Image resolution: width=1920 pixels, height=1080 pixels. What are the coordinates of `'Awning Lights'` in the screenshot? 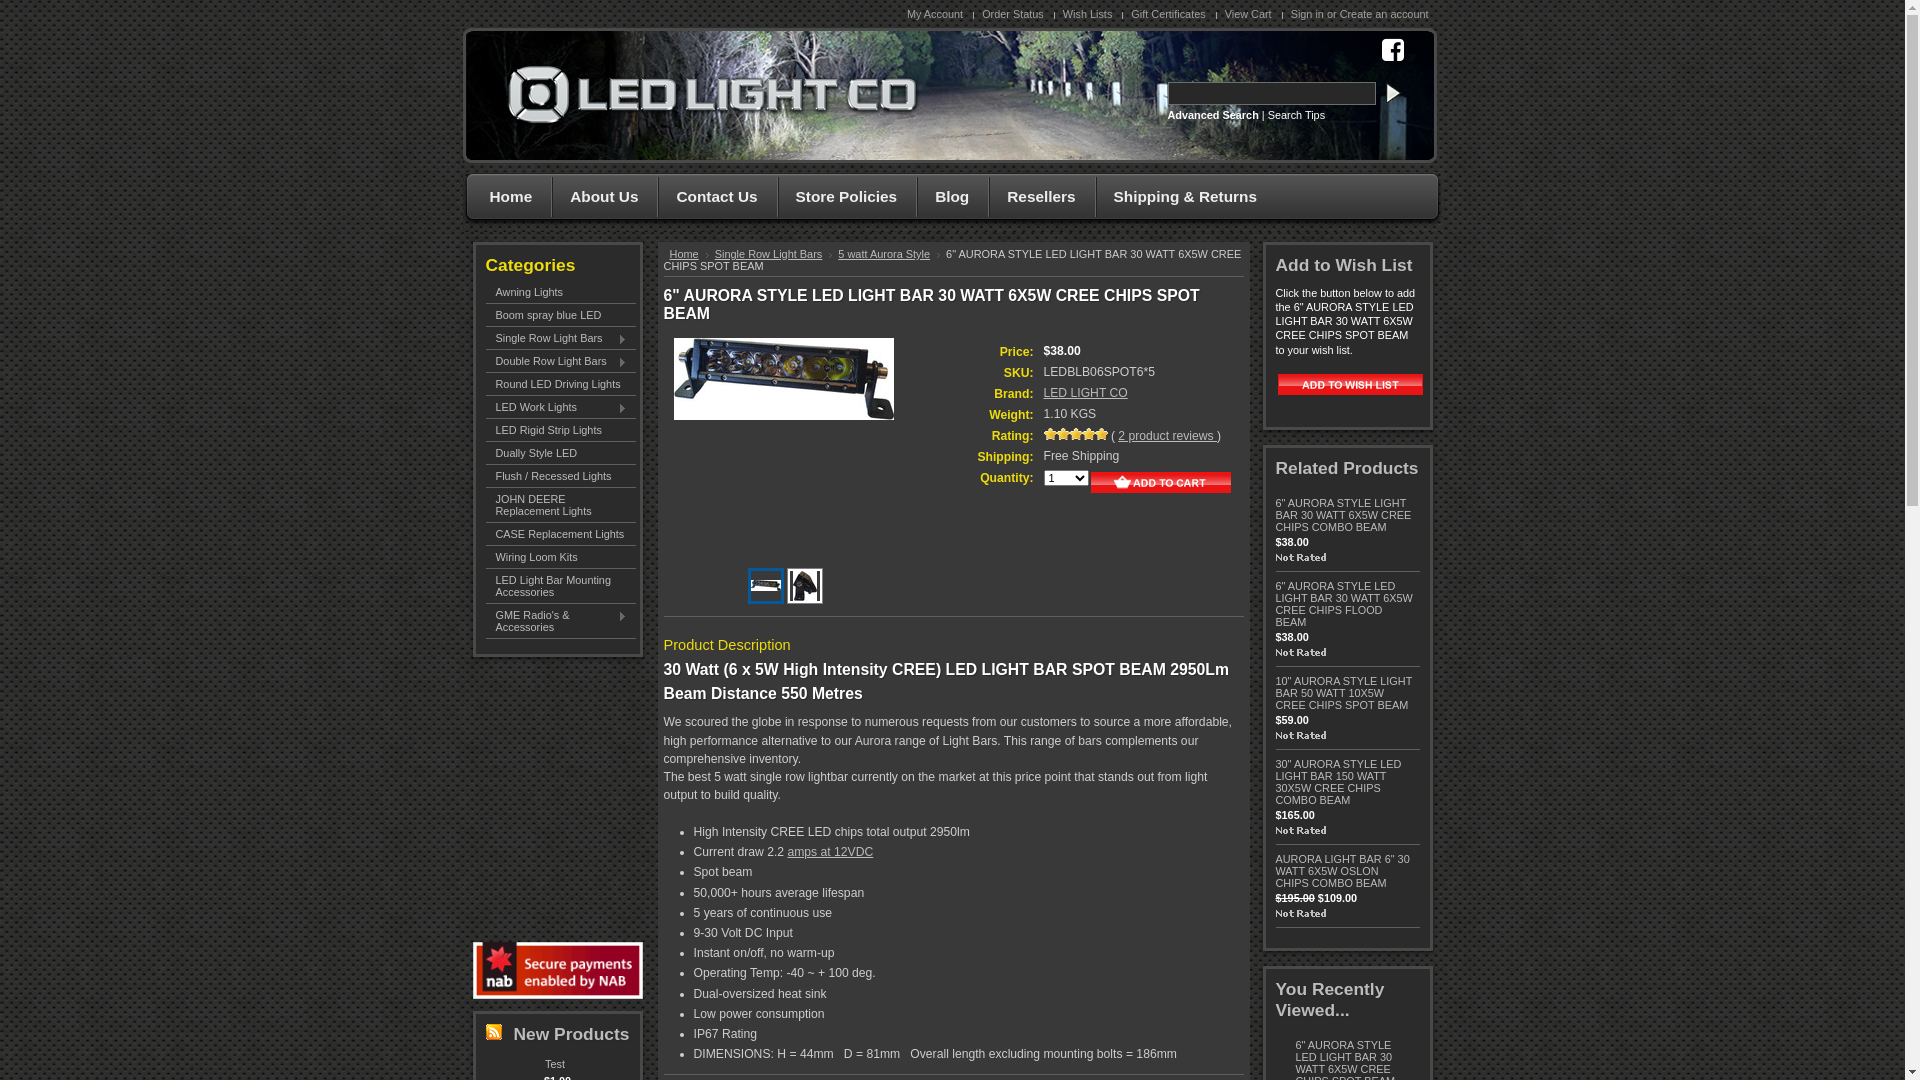 It's located at (560, 292).